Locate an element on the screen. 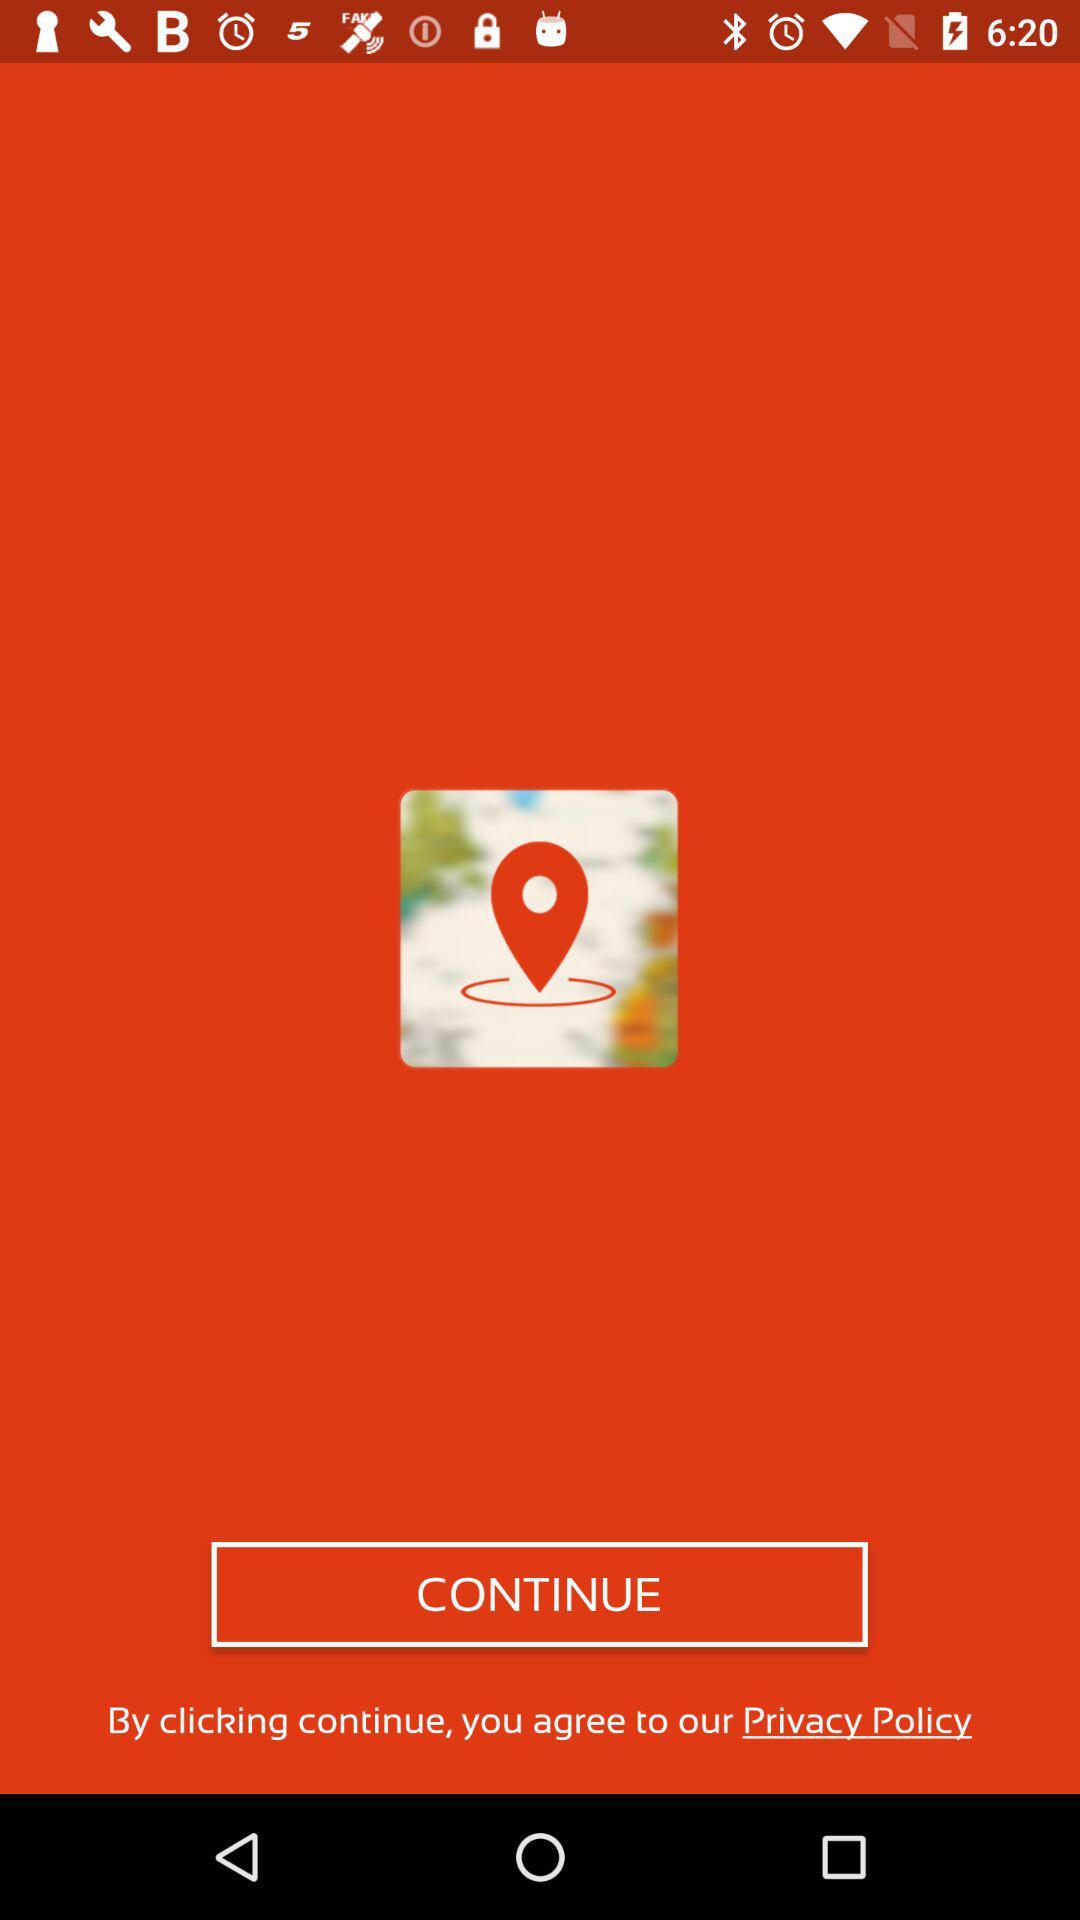 The height and width of the screenshot is (1920, 1080). item below continue is located at coordinates (538, 1719).